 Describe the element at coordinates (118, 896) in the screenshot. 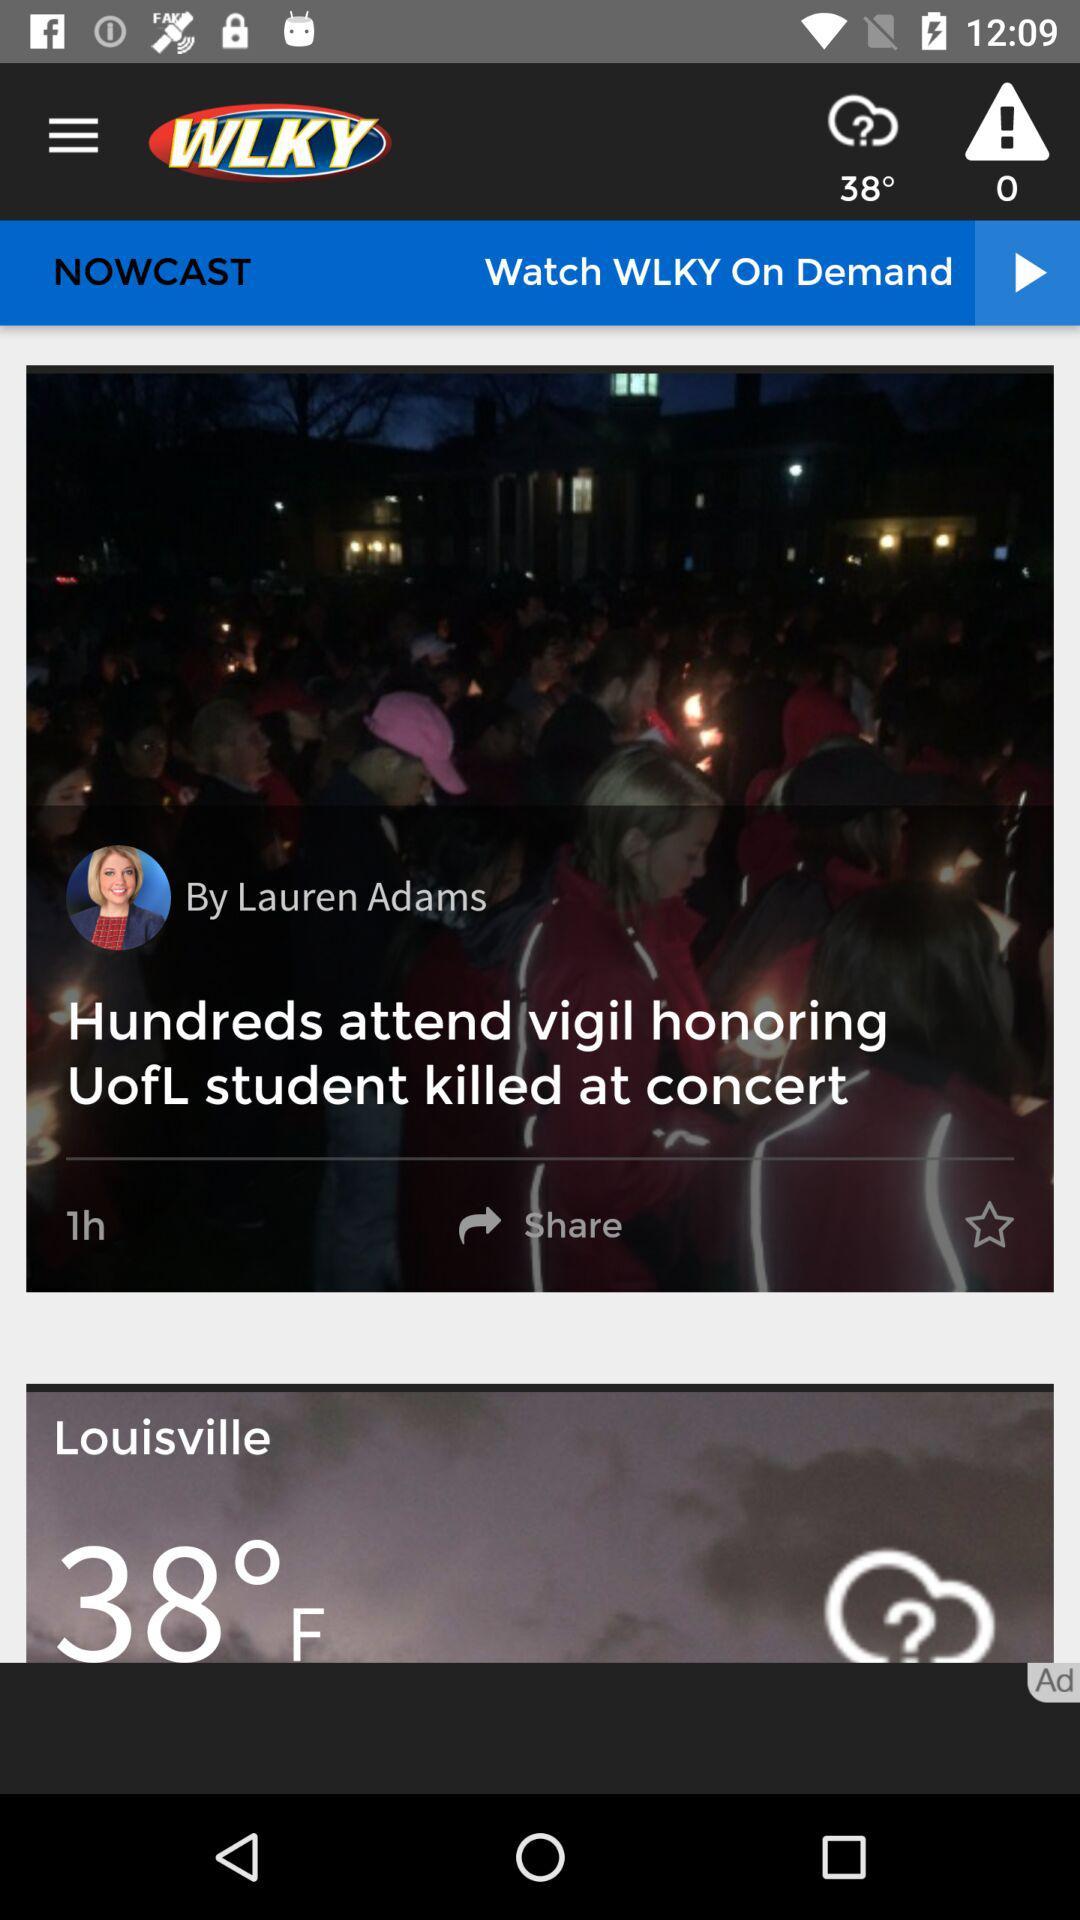

I see `the item above hundreds attend vigil` at that location.